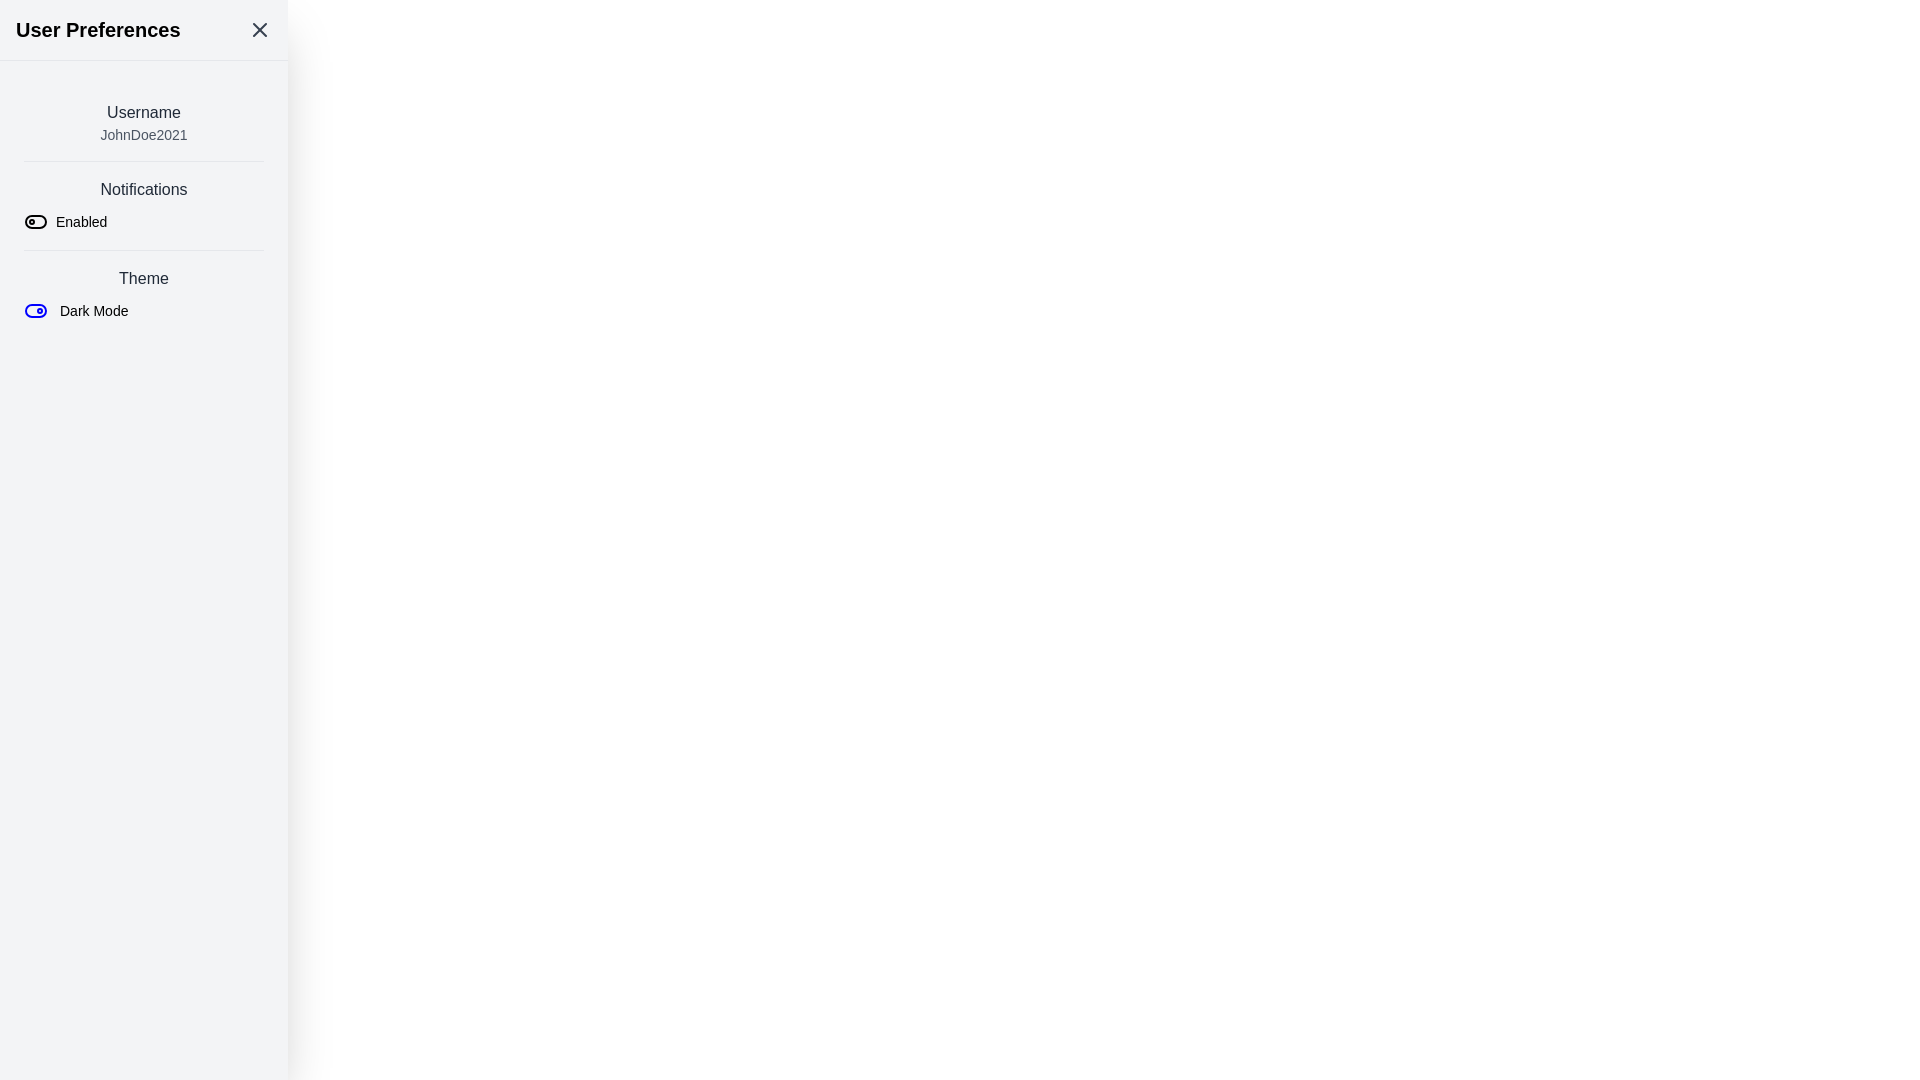 The height and width of the screenshot is (1080, 1920). Describe the element at coordinates (143, 278) in the screenshot. I see `the label indicating the purpose of the section below, which deals with the theme settings, located in the 'ThemeDark Mode' section above the 'Dark Mode' text and toggle components` at that location.